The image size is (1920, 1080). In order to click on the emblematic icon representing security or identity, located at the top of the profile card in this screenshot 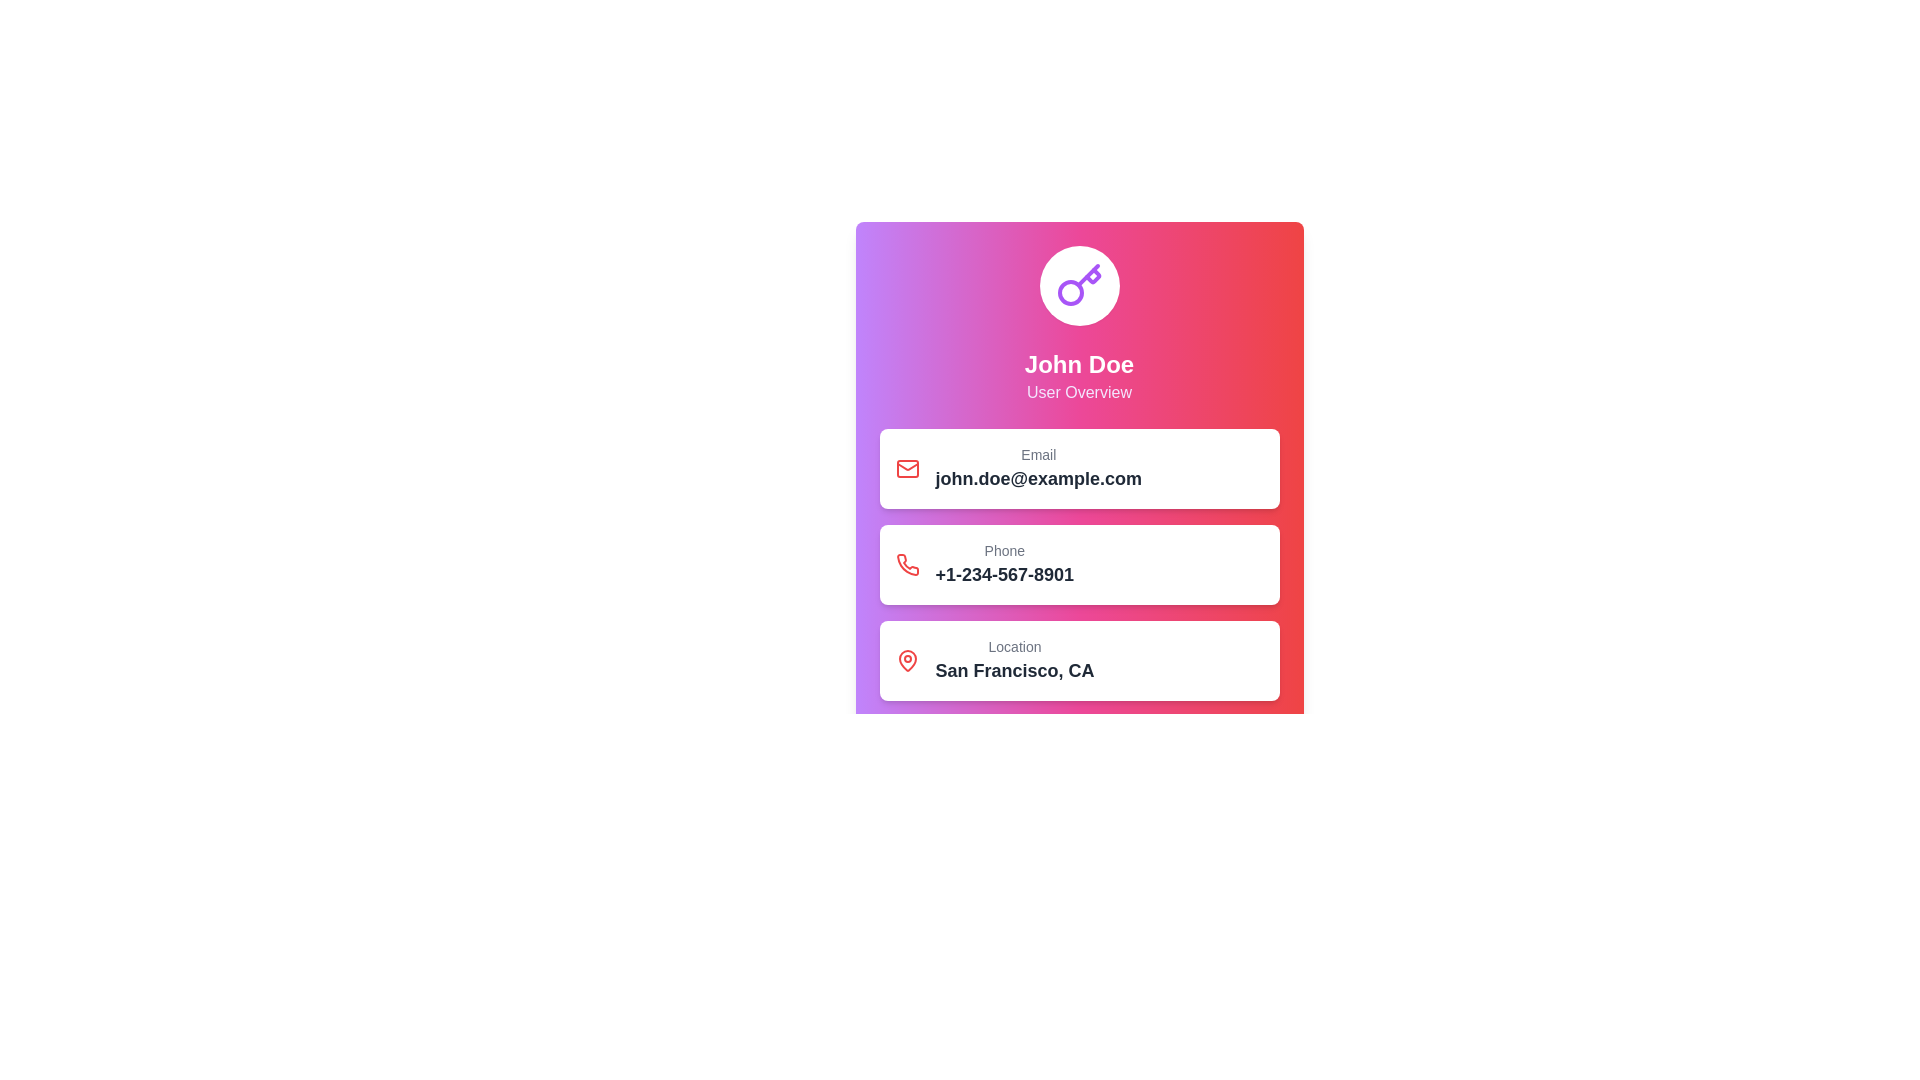, I will do `click(1078, 285)`.